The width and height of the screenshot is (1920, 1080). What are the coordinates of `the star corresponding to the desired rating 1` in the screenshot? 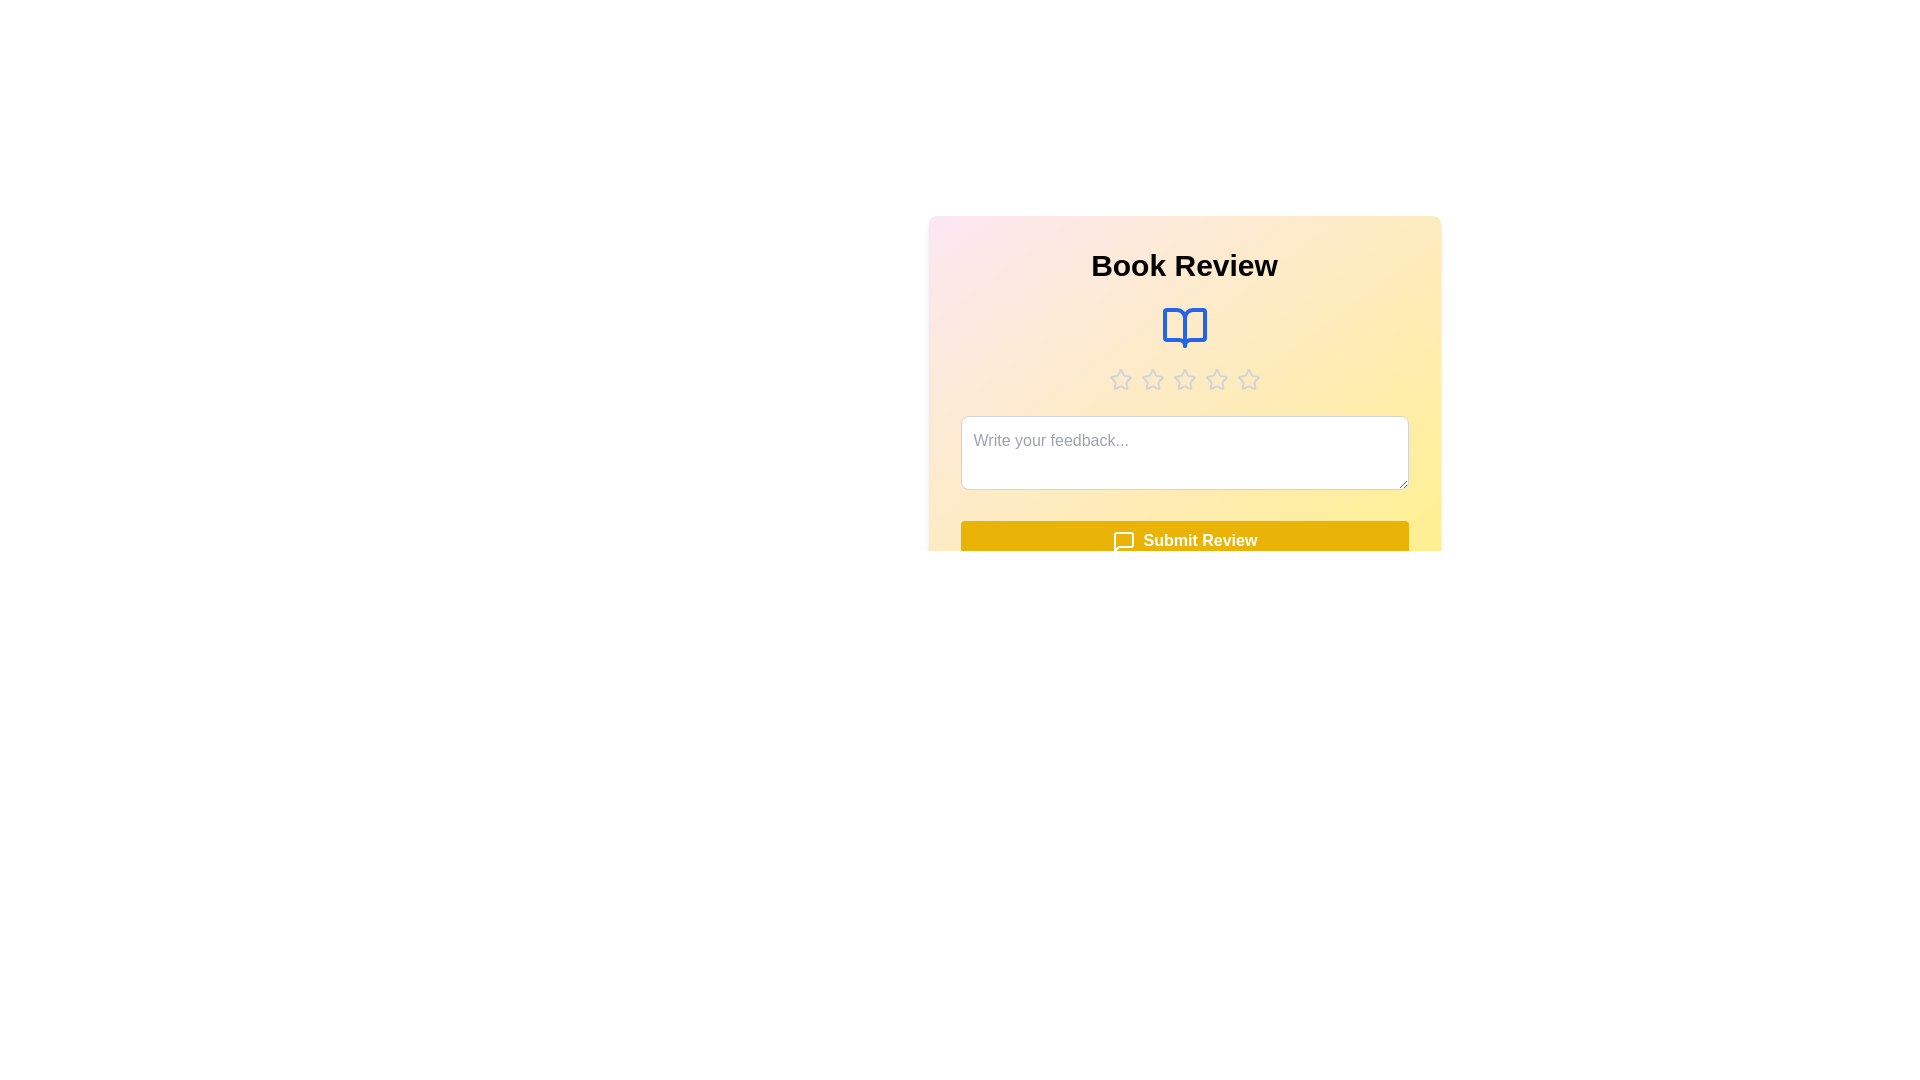 It's located at (1120, 380).